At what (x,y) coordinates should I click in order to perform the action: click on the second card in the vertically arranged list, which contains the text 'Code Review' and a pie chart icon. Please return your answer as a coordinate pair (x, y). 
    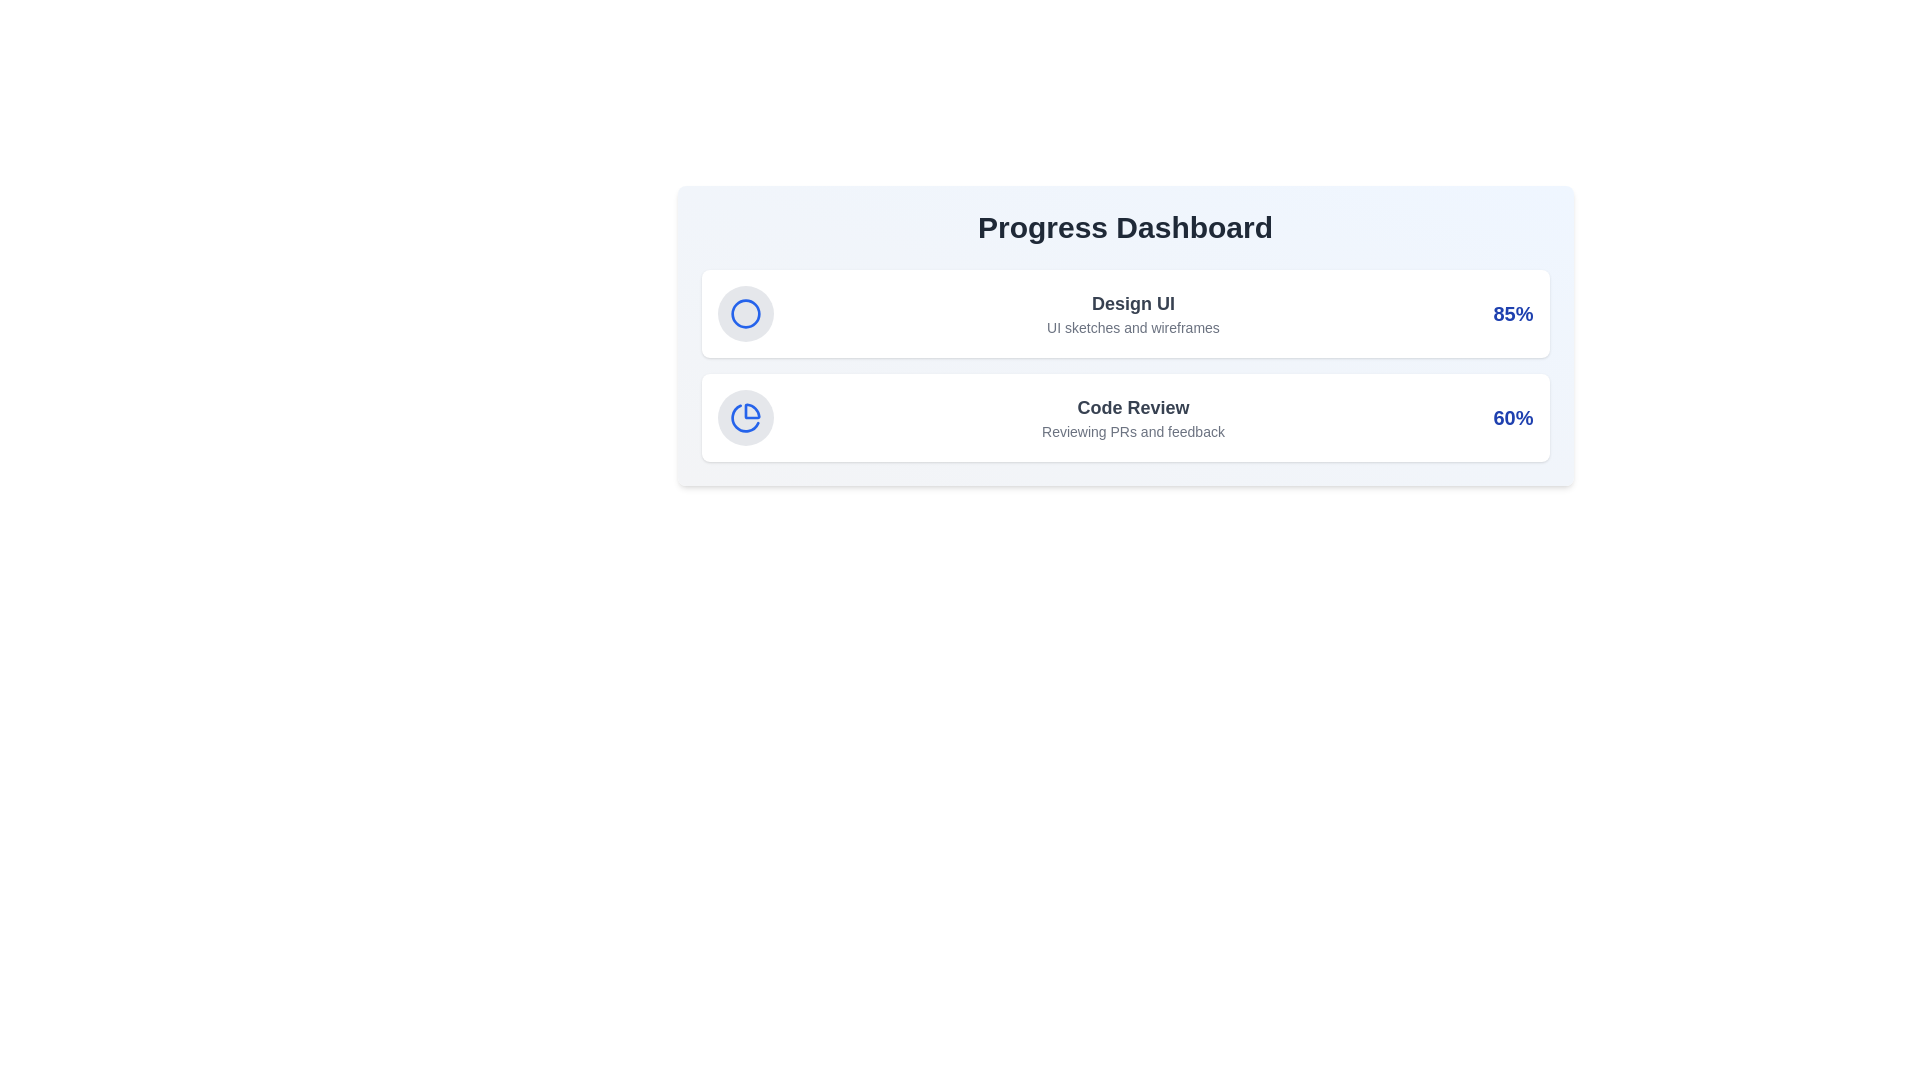
    Looking at the image, I should click on (1125, 416).